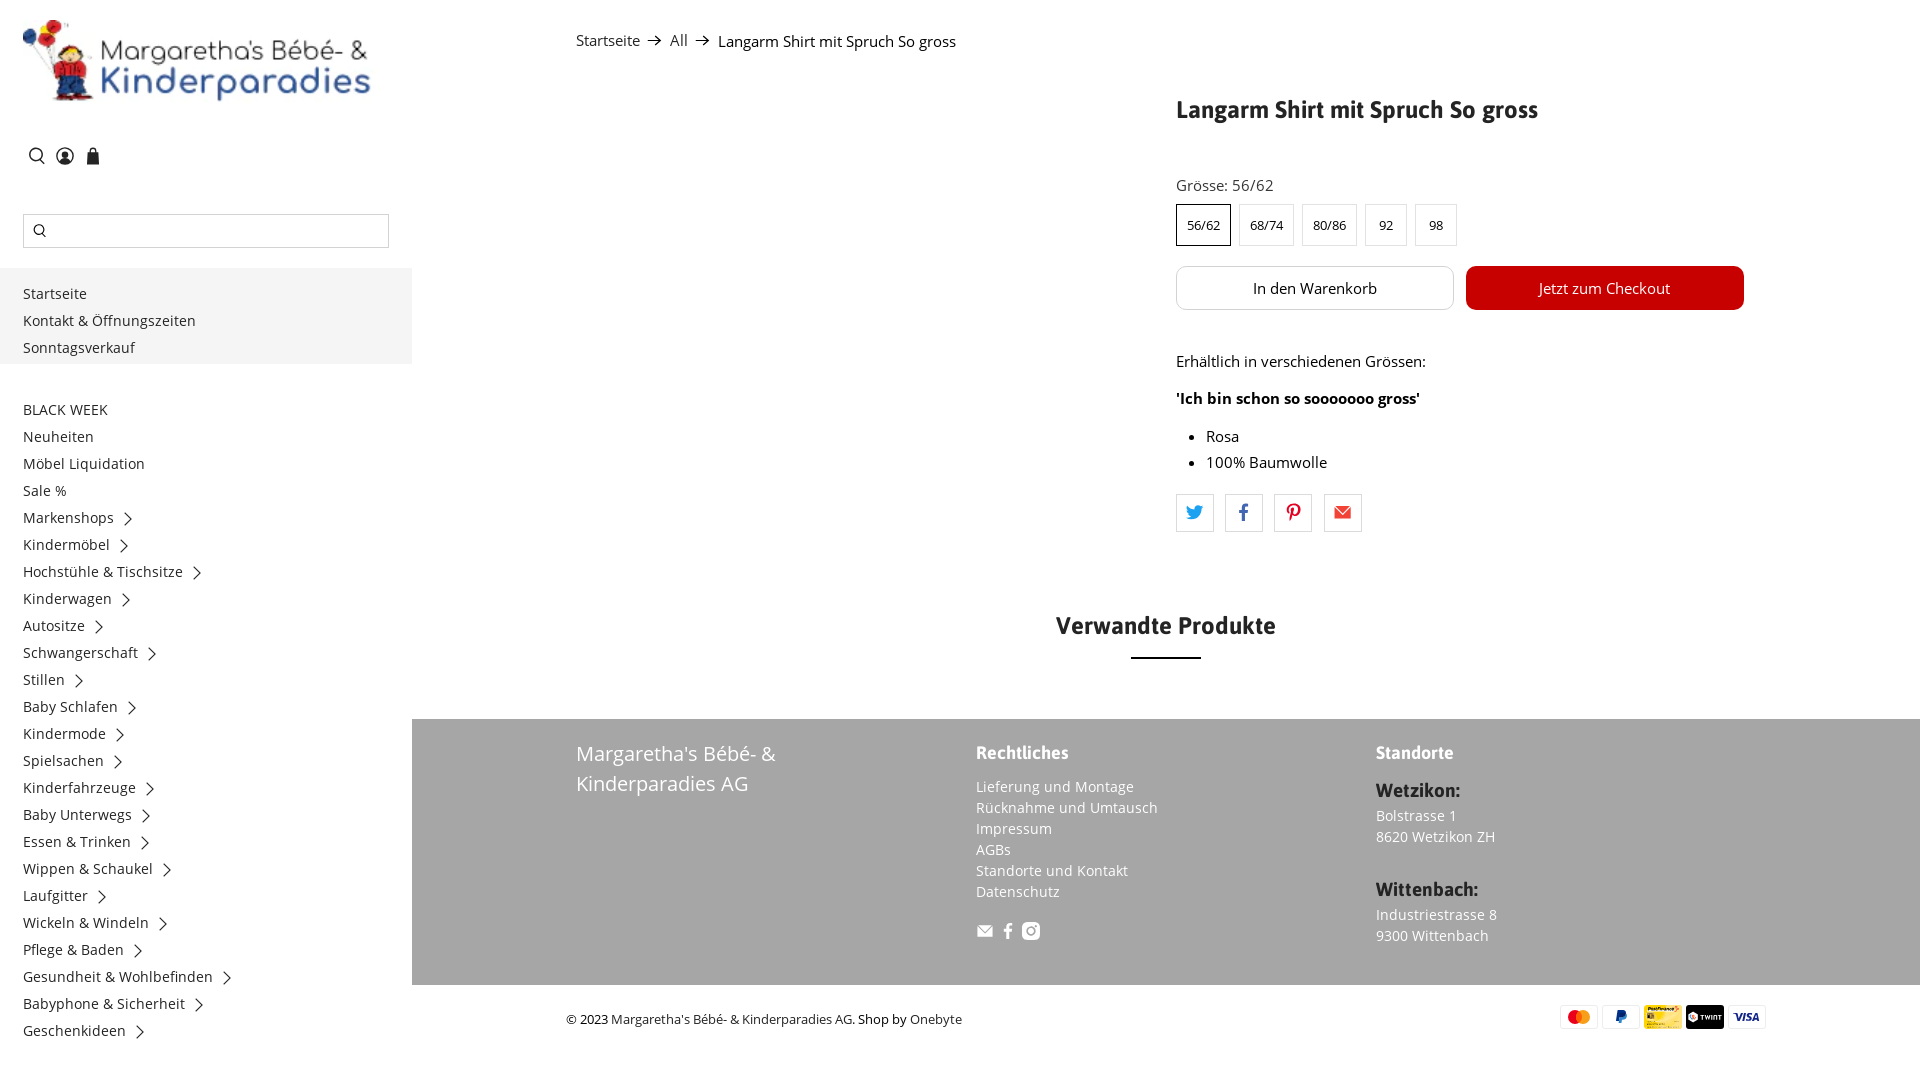  What do you see at coordinates (22, 978) in the screenshot?
I see `'Gesundheit & Wohlbefinden'` at bounding box center [22, 978].